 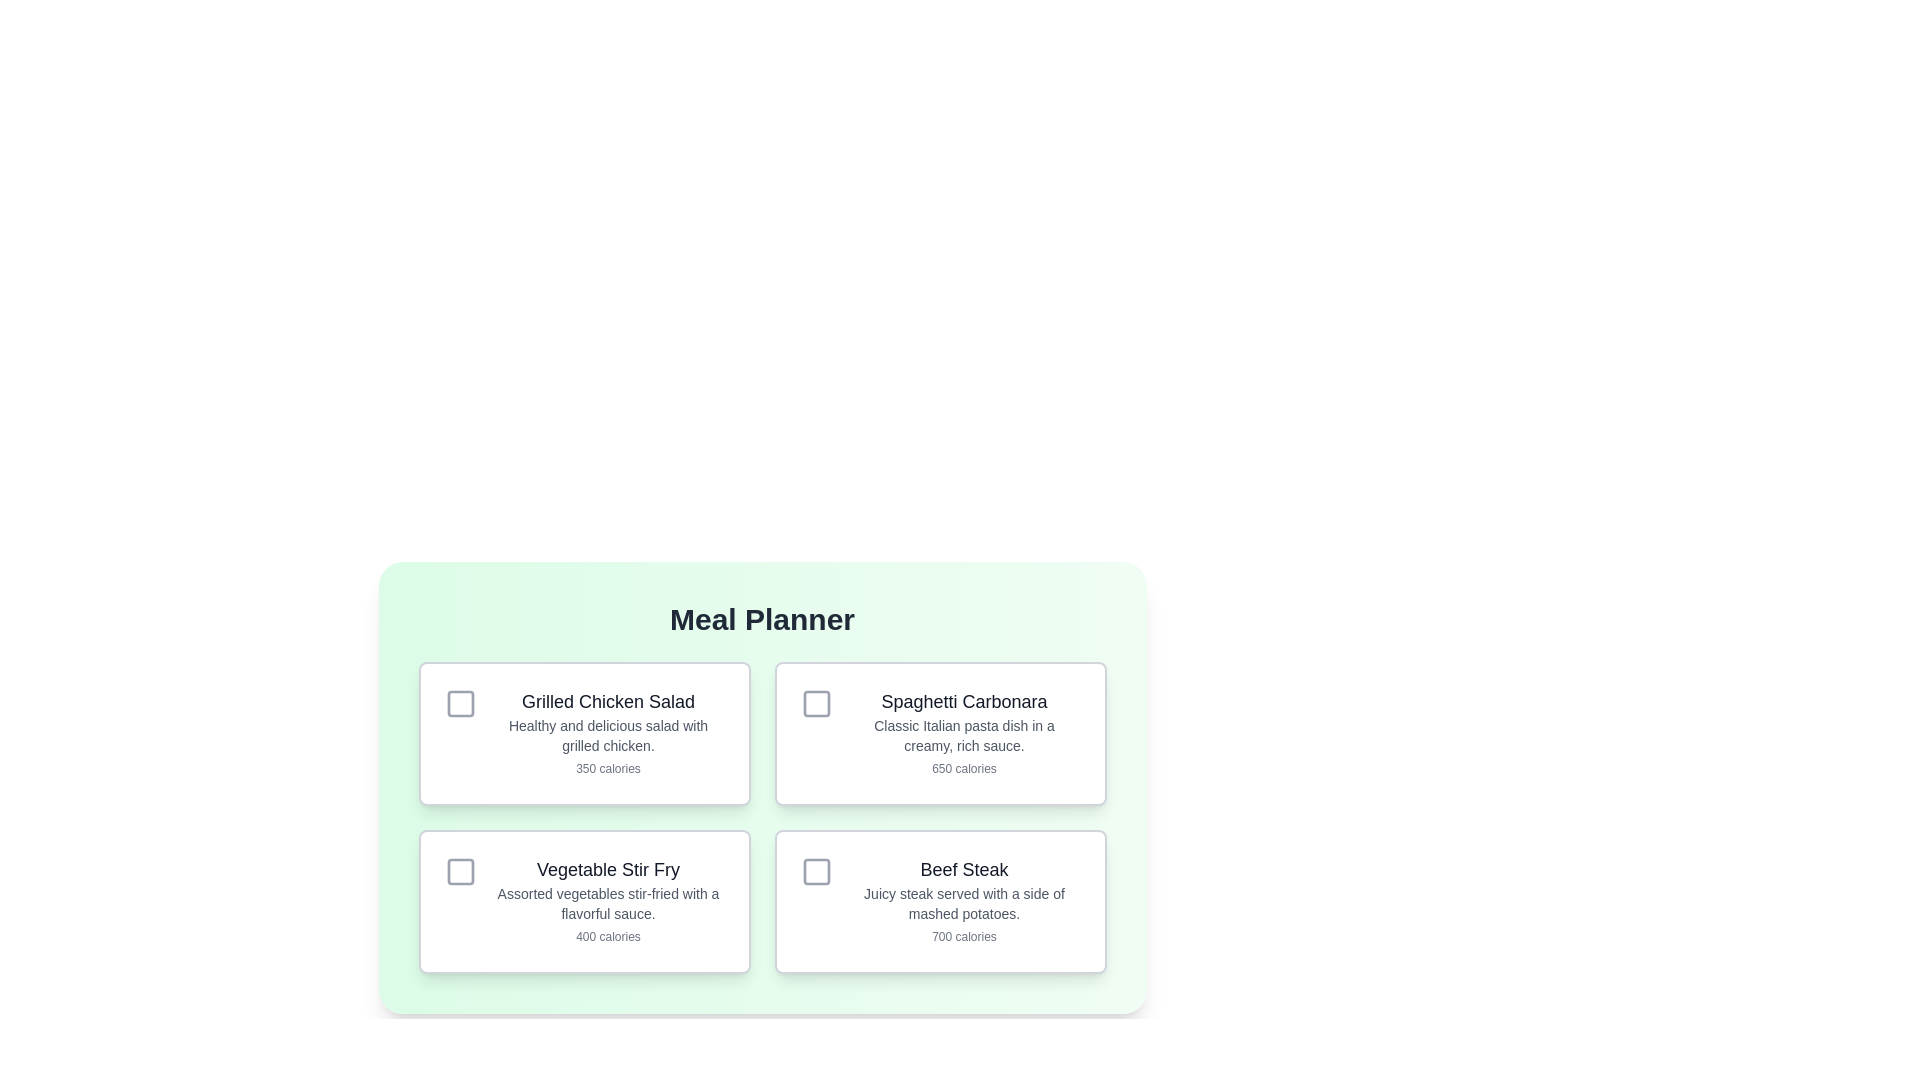 I want to click on the static text element providing details for the meal 'Beef Steak', located in the bottom-right card of the four-card layout under the 'Meal Planner' heading, so click(x=964, y=903).